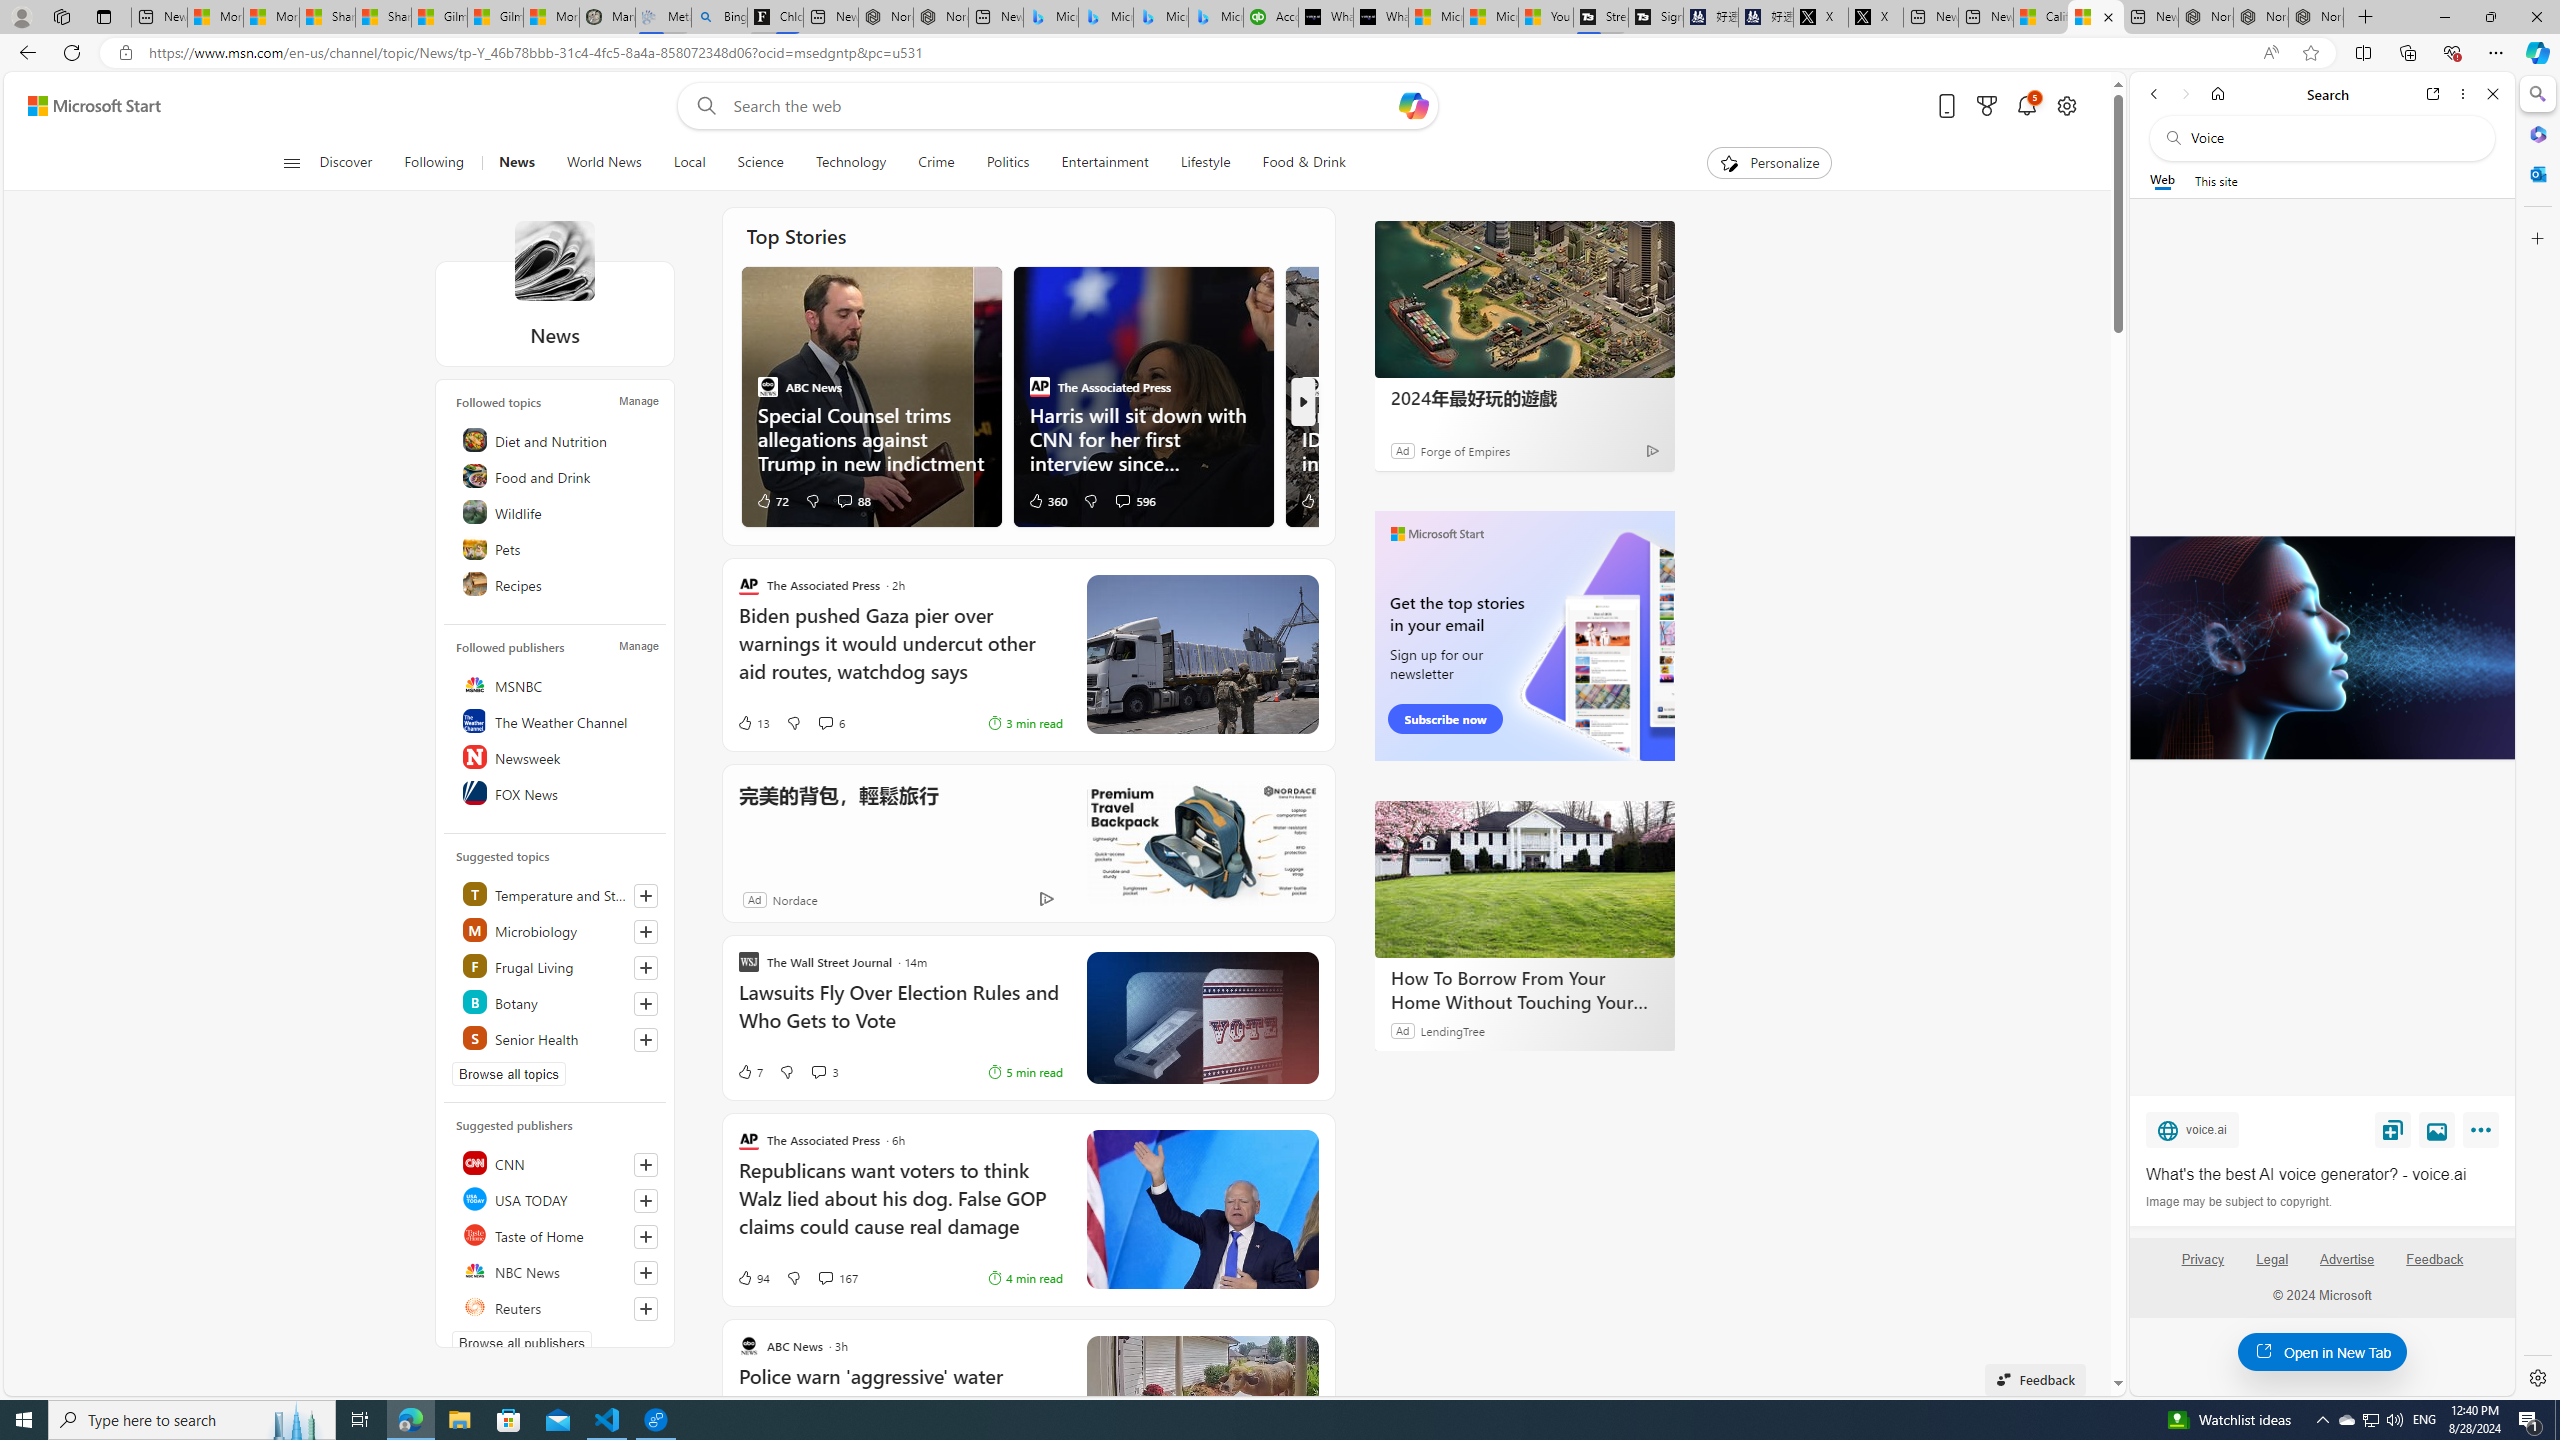 Image resolution: width=2560 pixels, height=1440 pixels. Describe the element at coordinates (558, 1163) in the screenshot. I see `'CNN'` at that location.